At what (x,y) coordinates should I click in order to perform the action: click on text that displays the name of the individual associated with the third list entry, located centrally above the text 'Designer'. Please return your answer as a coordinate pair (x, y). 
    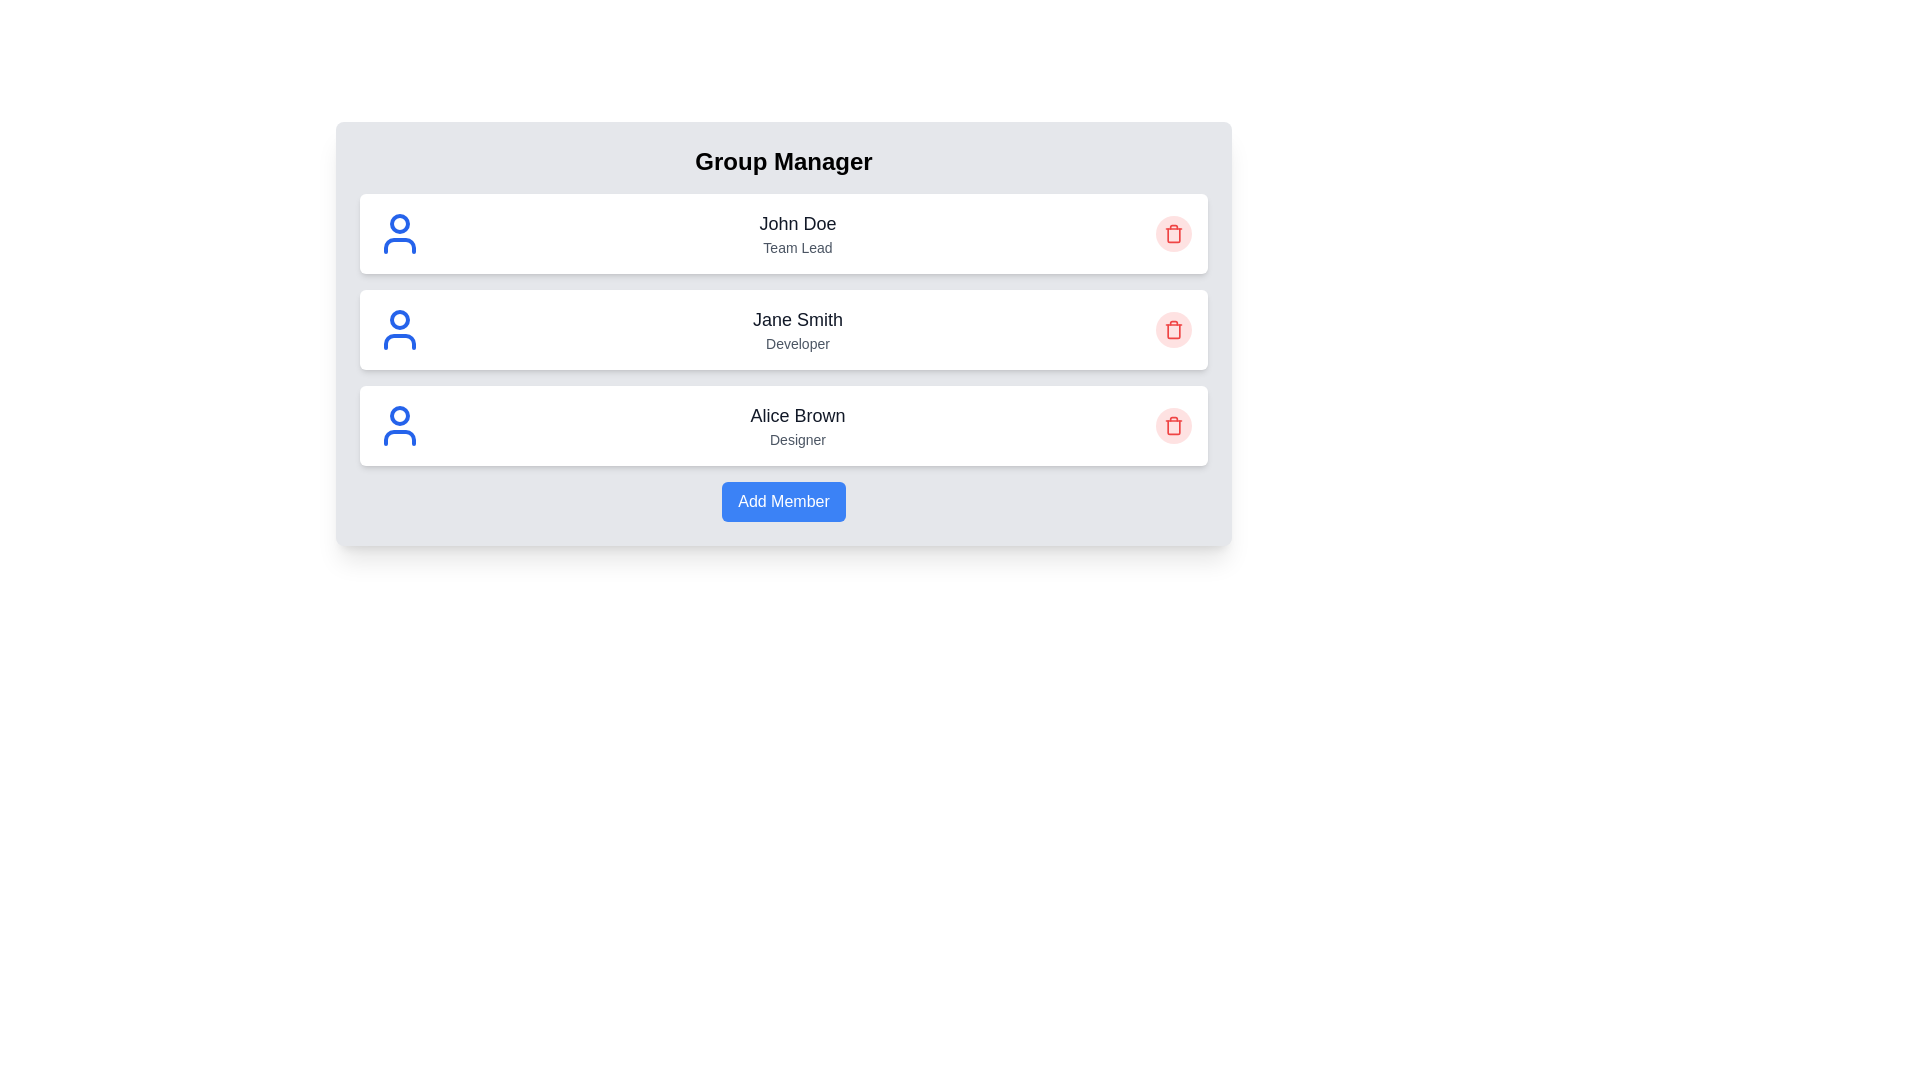
    Looking at the image, I should click on (796, 415).